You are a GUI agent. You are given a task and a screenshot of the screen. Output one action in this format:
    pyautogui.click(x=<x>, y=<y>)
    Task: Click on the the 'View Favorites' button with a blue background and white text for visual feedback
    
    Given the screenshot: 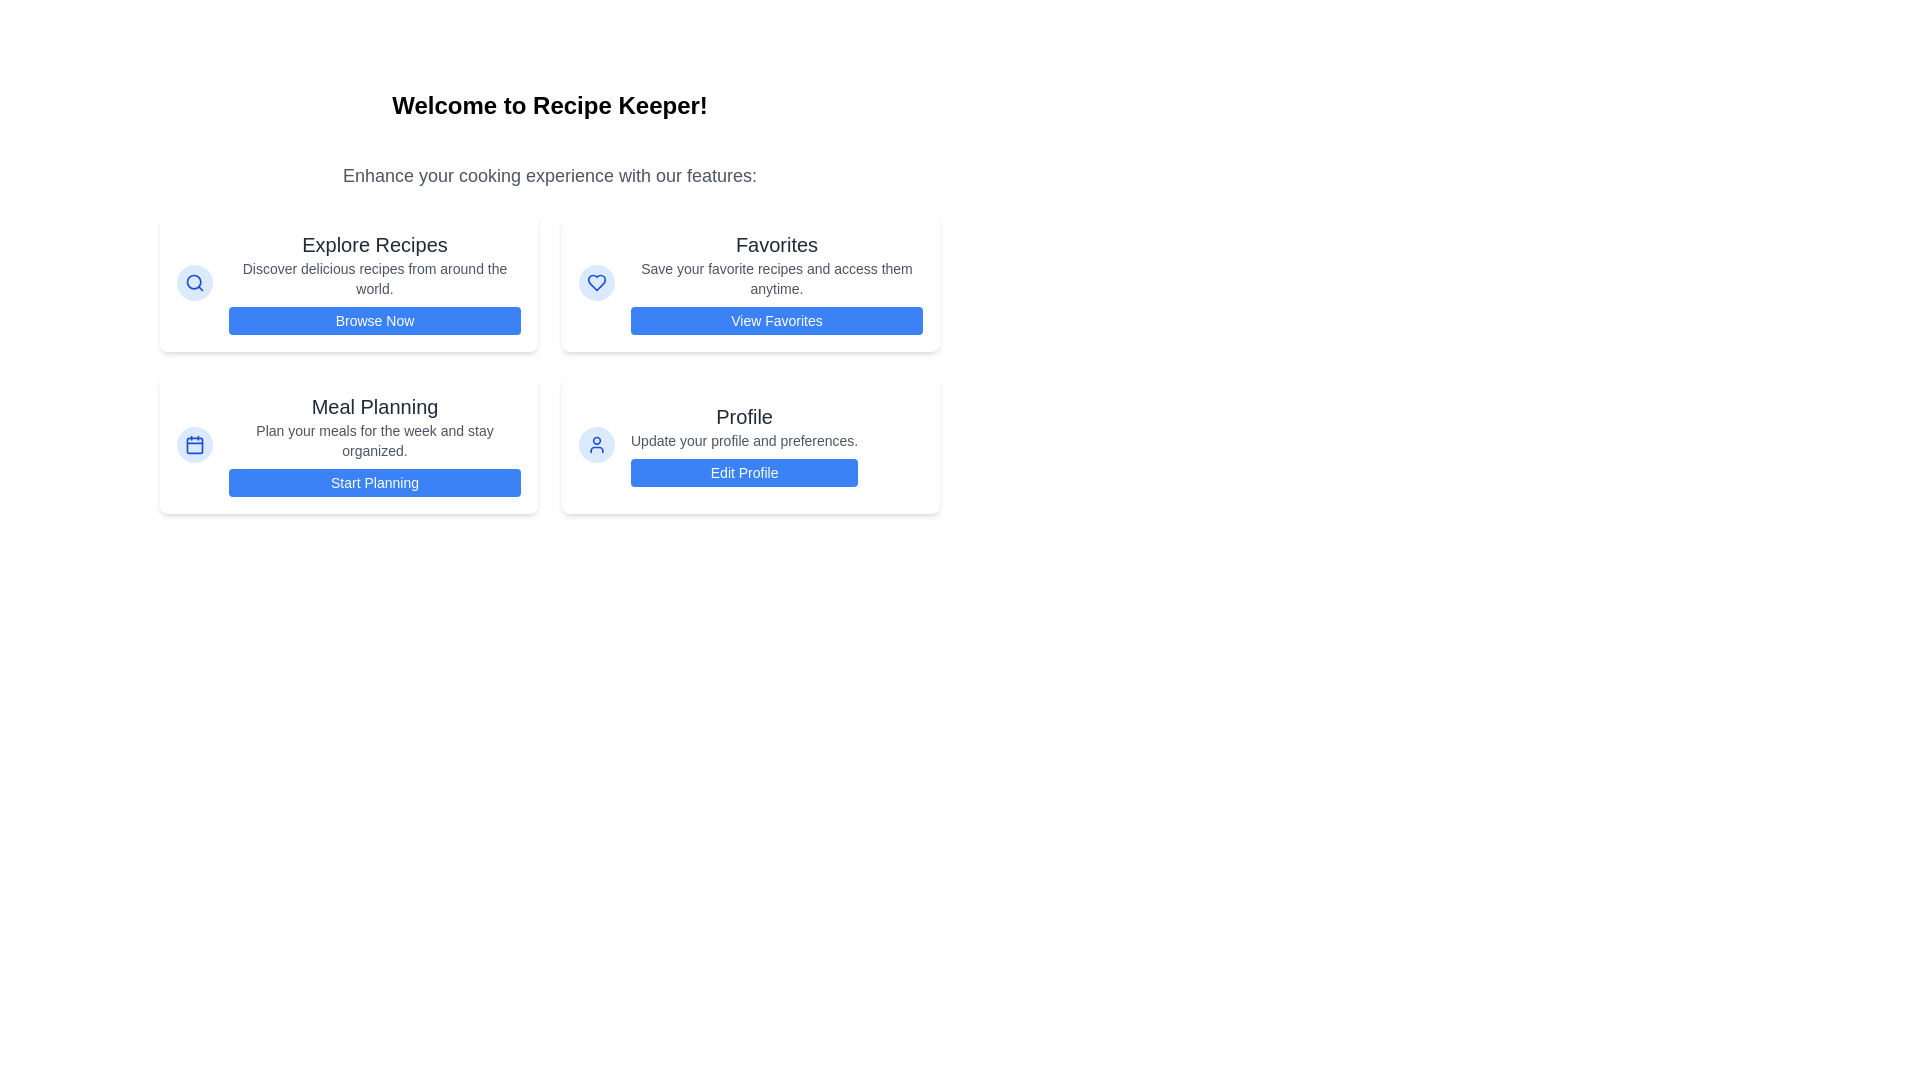 What is the action you would take?
    pyautogui.click(x=776, y=319)
    